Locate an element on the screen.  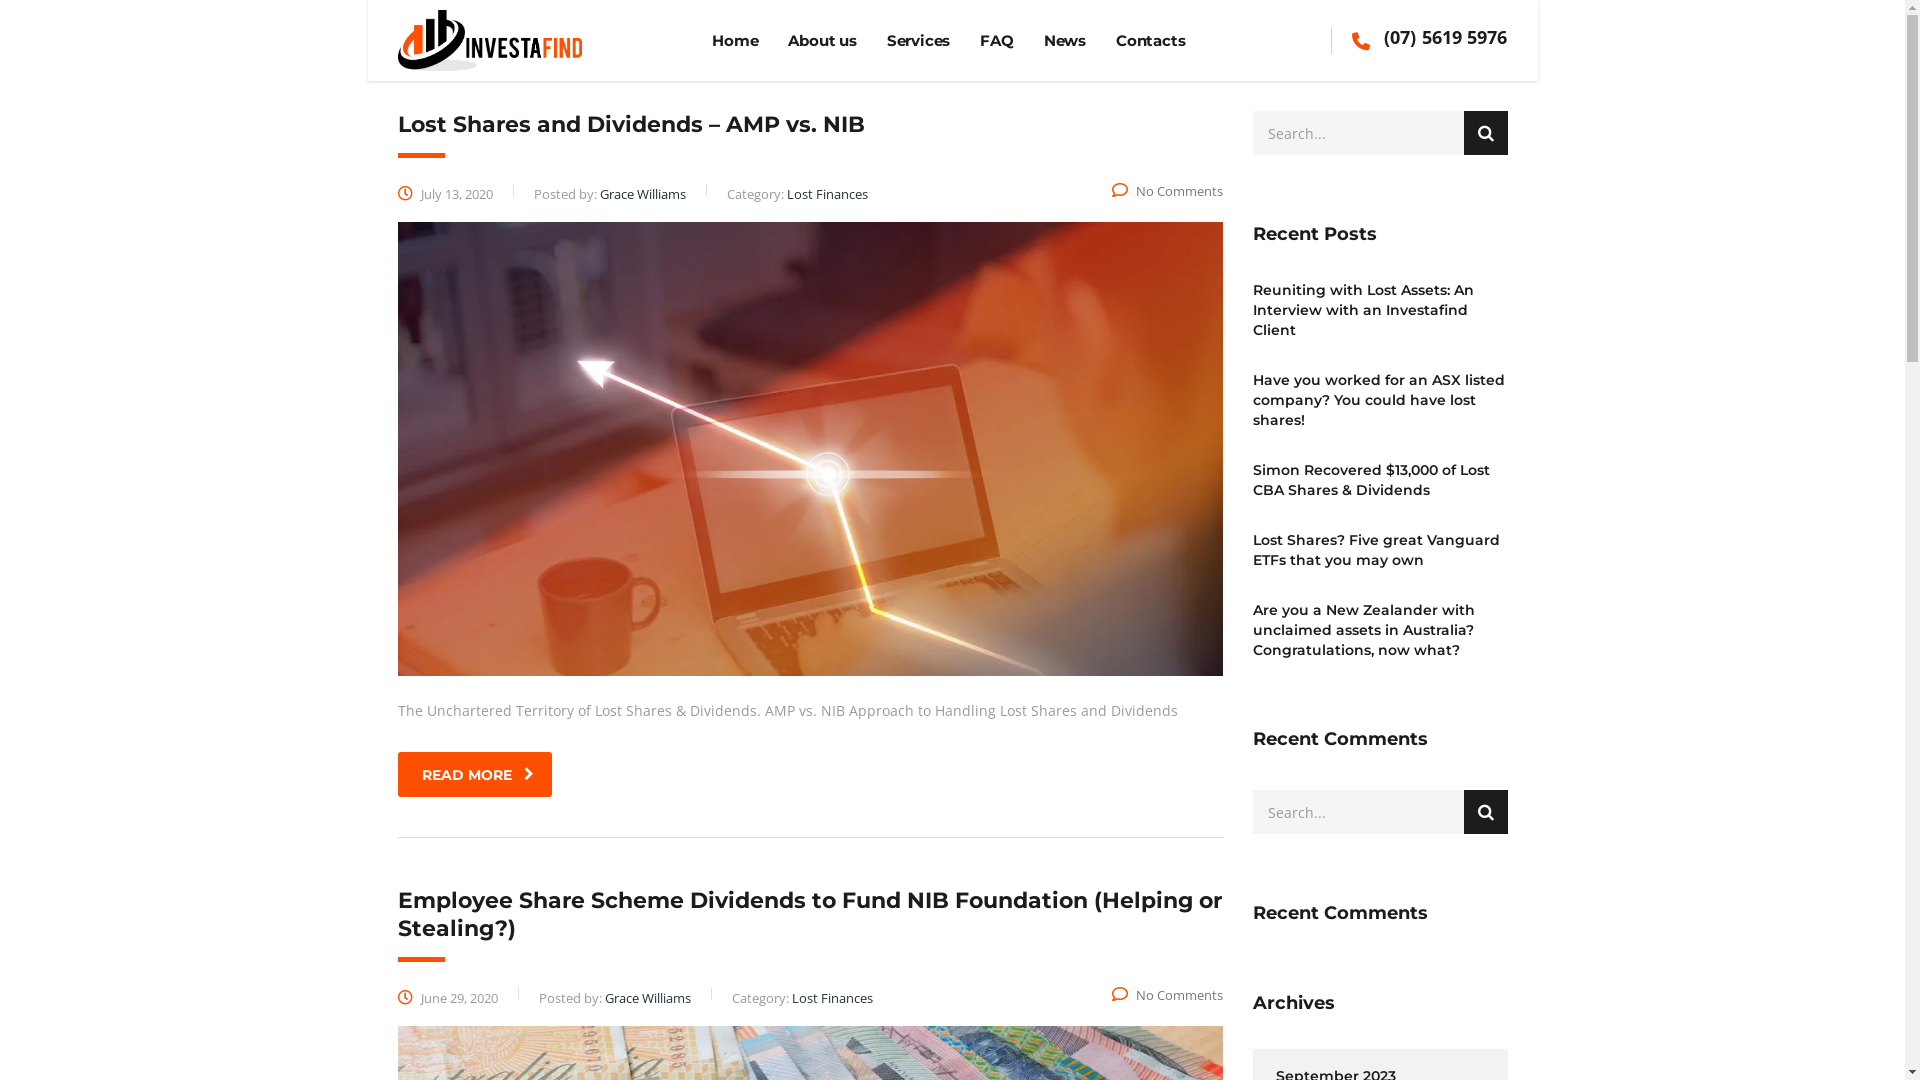
'No Comments' is located at coordinates (1167, 191).